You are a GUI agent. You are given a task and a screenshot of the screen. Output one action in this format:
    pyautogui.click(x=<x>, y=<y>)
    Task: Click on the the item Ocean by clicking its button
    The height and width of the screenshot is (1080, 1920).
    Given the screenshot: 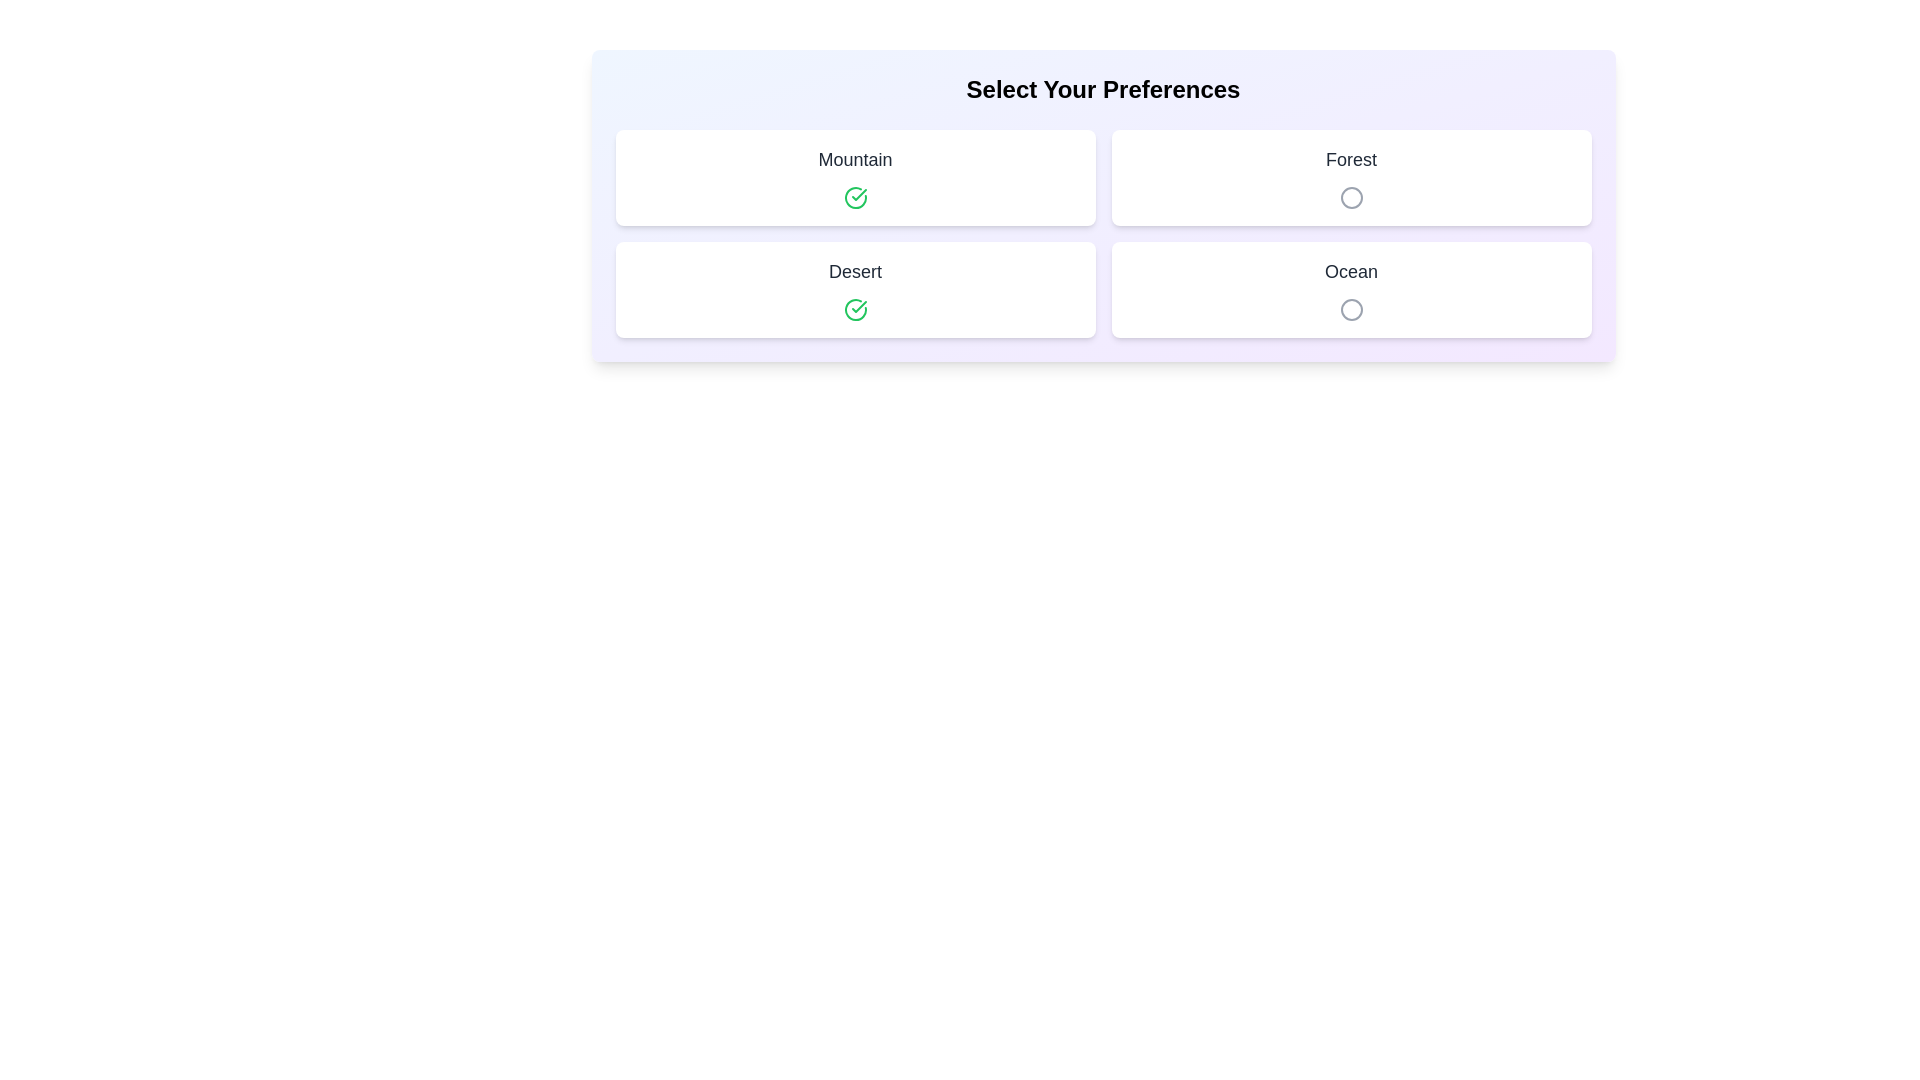 What is the action you would take?
    pyautogui.click(x=1351, y=309)
    